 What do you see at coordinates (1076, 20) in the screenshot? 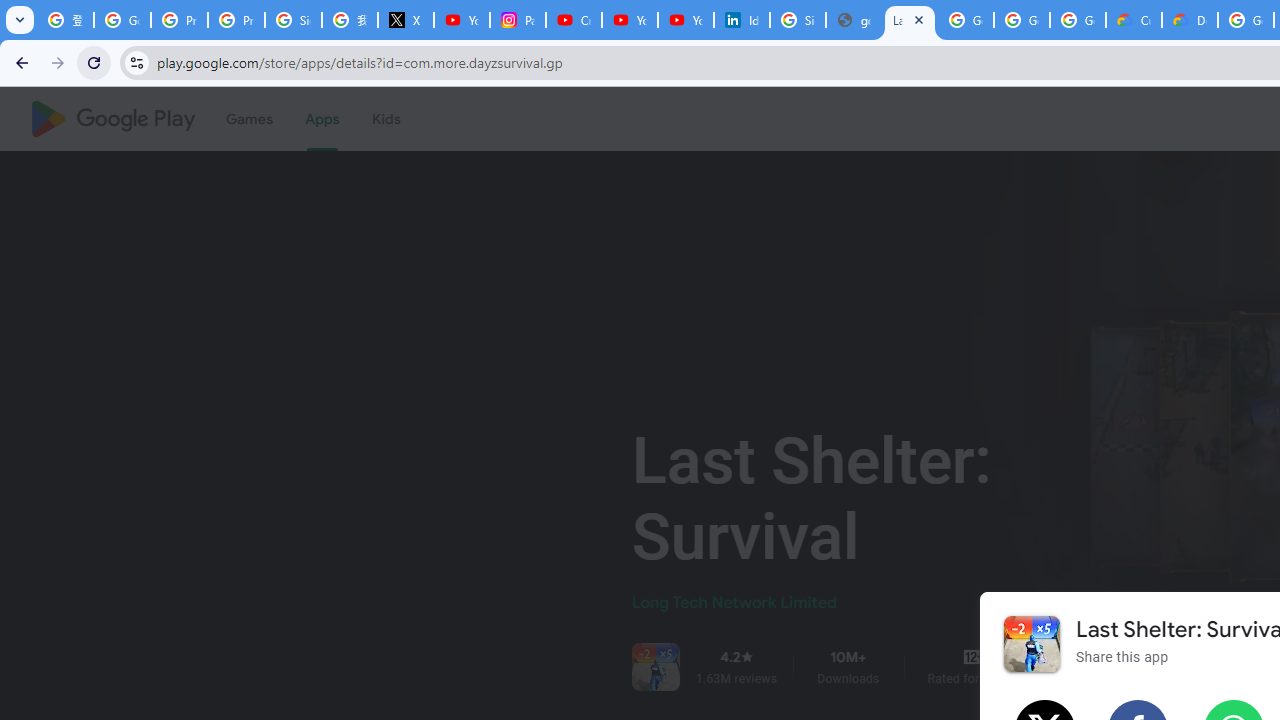
I see `'Google Workspace - Specific Terms'` at bounding box center [1076, 20].